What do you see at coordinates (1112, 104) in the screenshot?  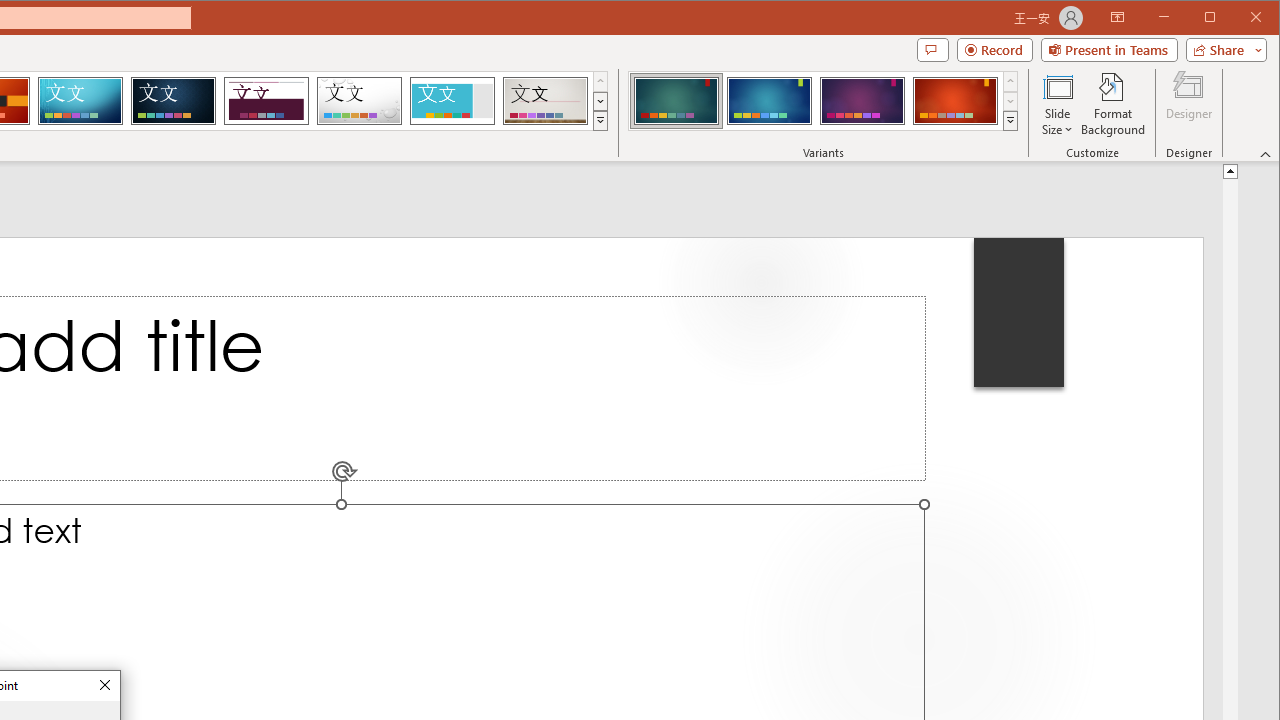 I see `'Format Background'` at bounding box center [1112, 104].